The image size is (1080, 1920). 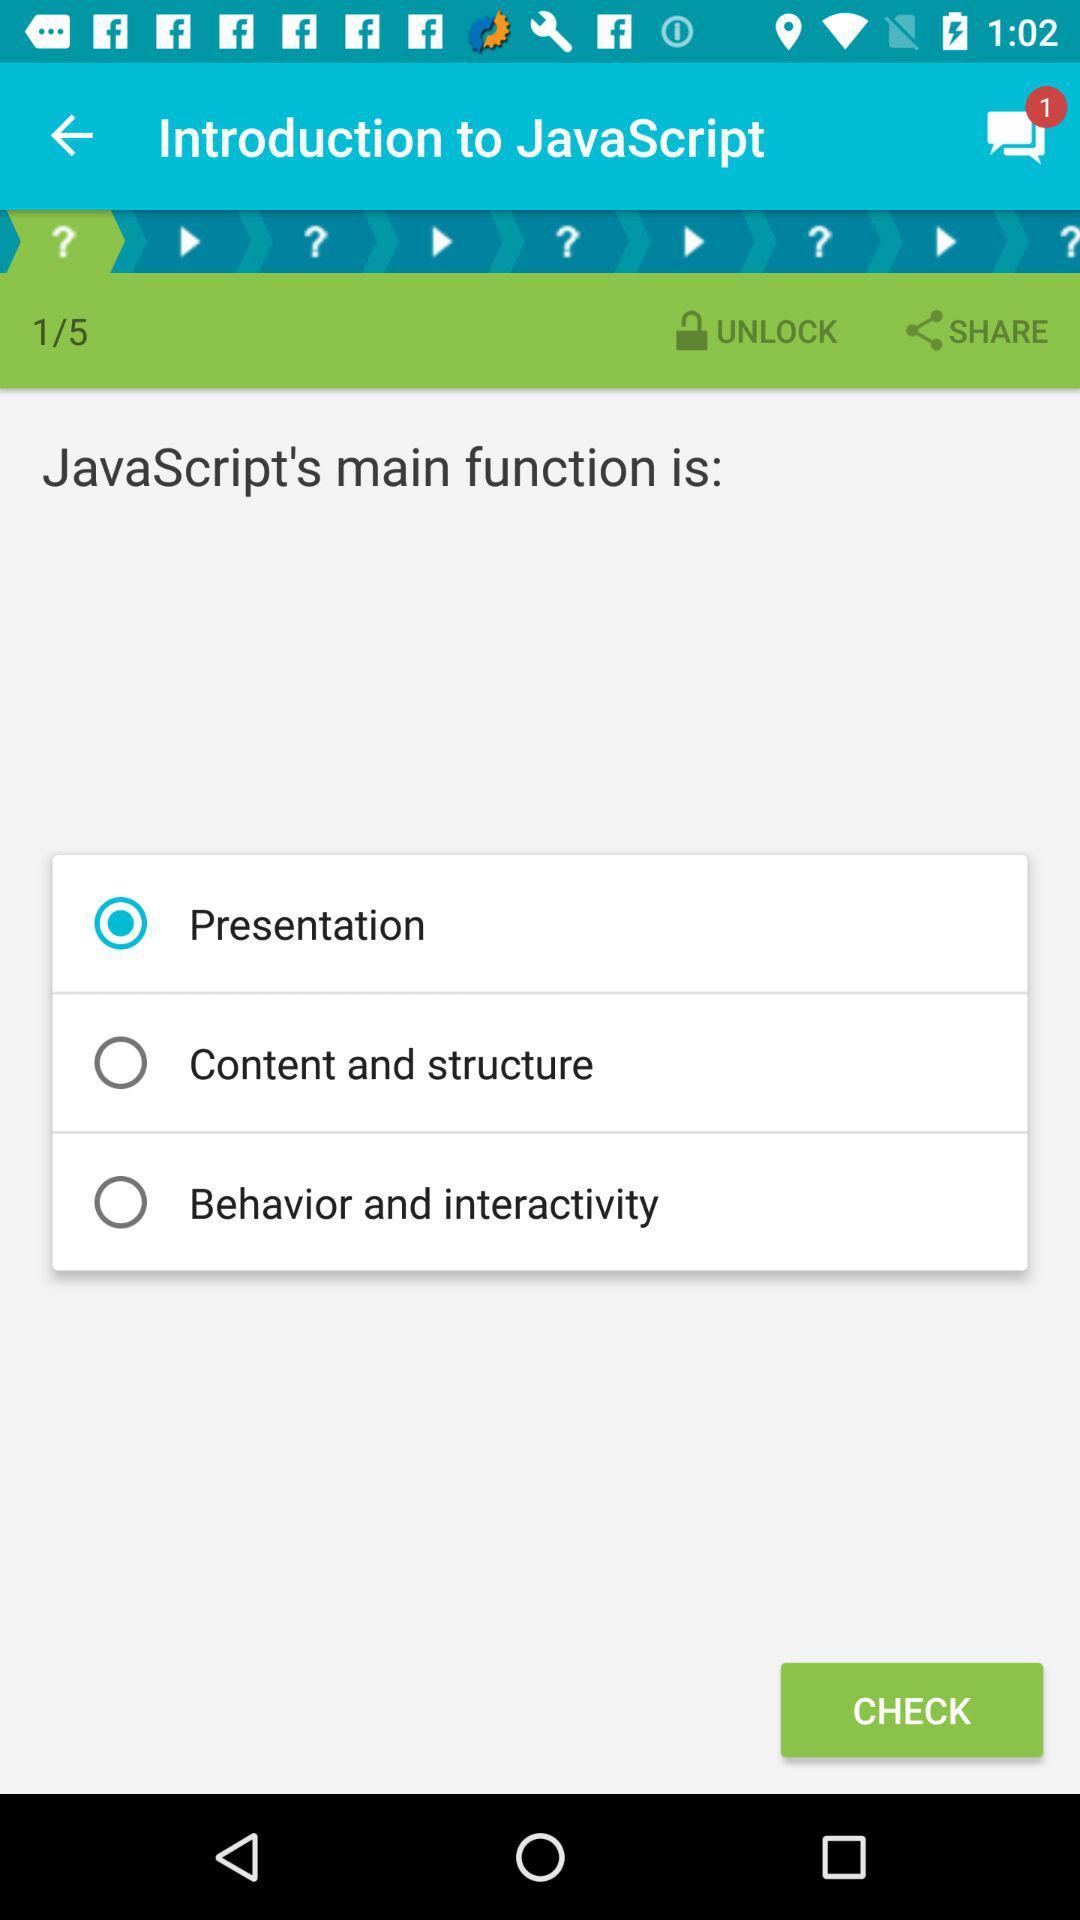 What do you see at coordinates (752, 330) in the screenshot?
I see `unlock item` at bounding box center [752, 330].